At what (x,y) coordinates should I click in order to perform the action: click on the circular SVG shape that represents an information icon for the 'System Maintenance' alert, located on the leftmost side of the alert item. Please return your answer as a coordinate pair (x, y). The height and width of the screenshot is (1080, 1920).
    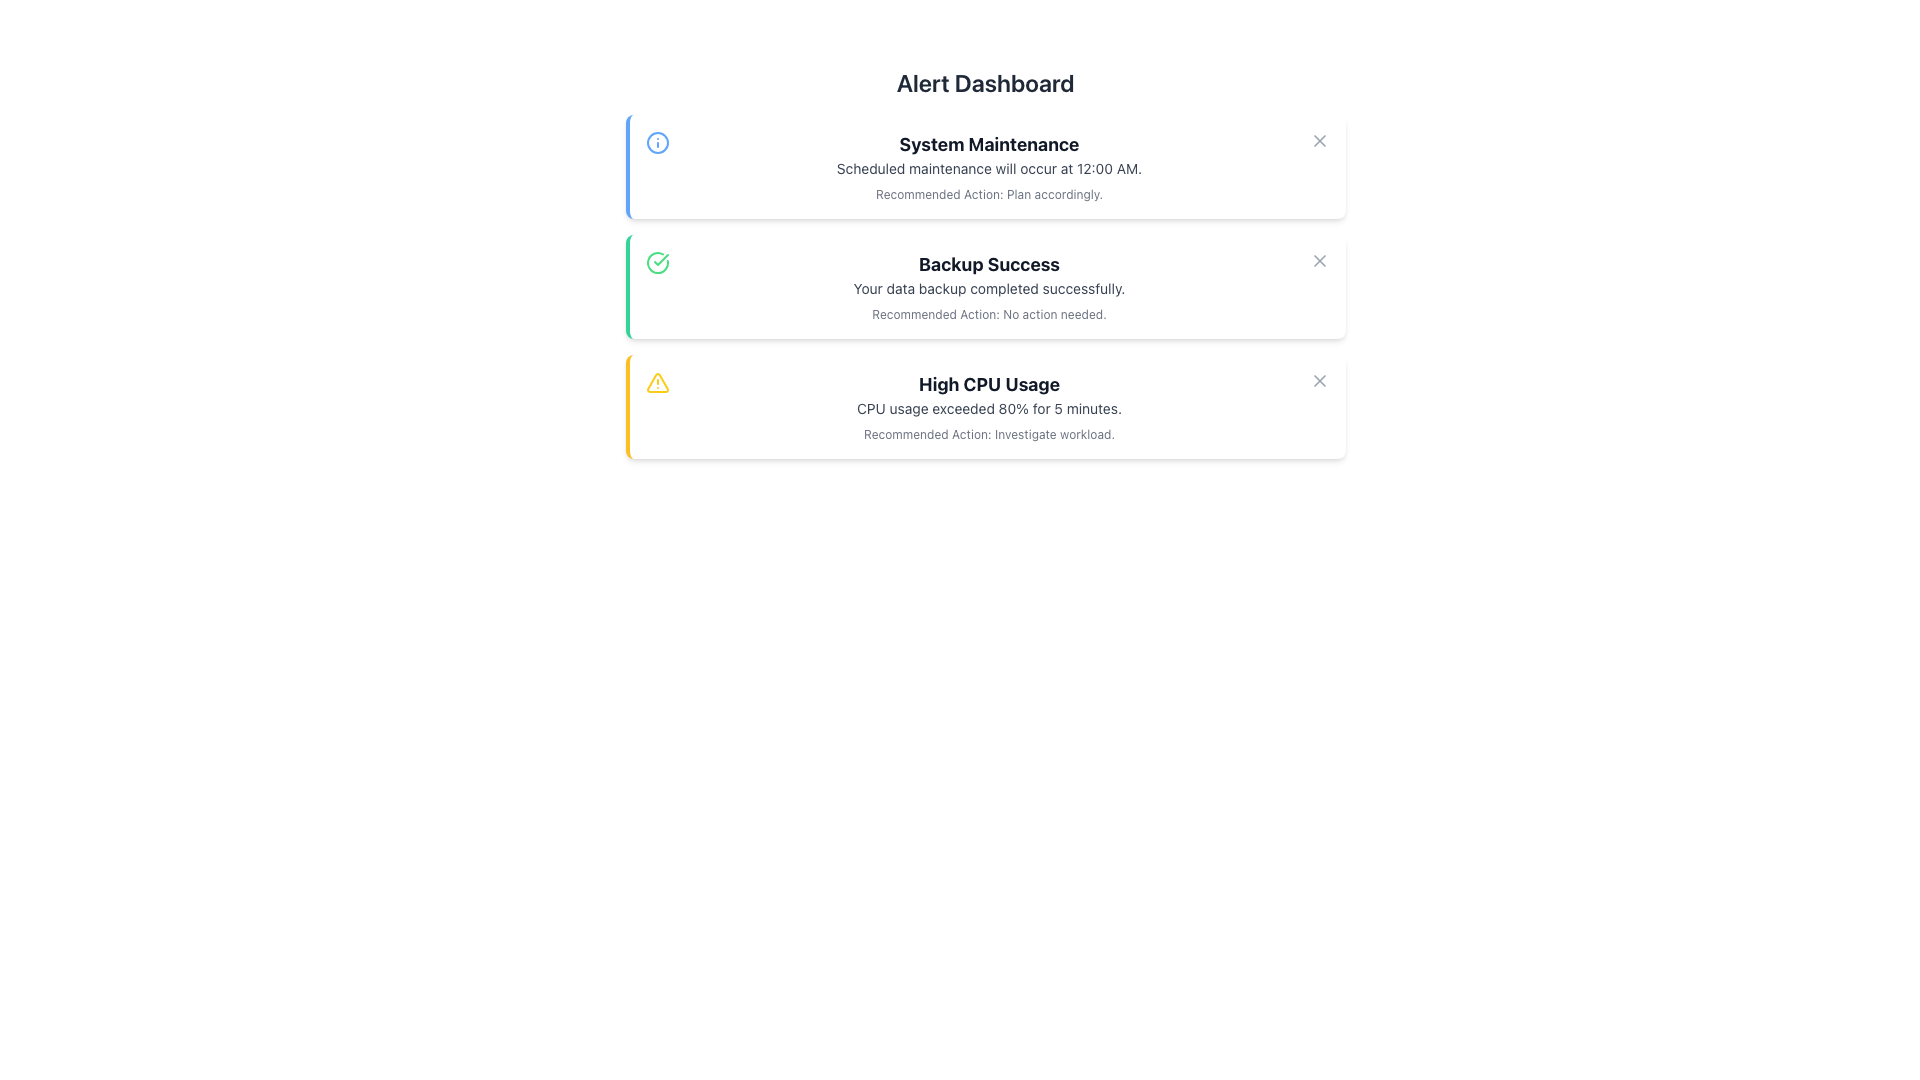
    Looking at the image, I should click on (657, 141).